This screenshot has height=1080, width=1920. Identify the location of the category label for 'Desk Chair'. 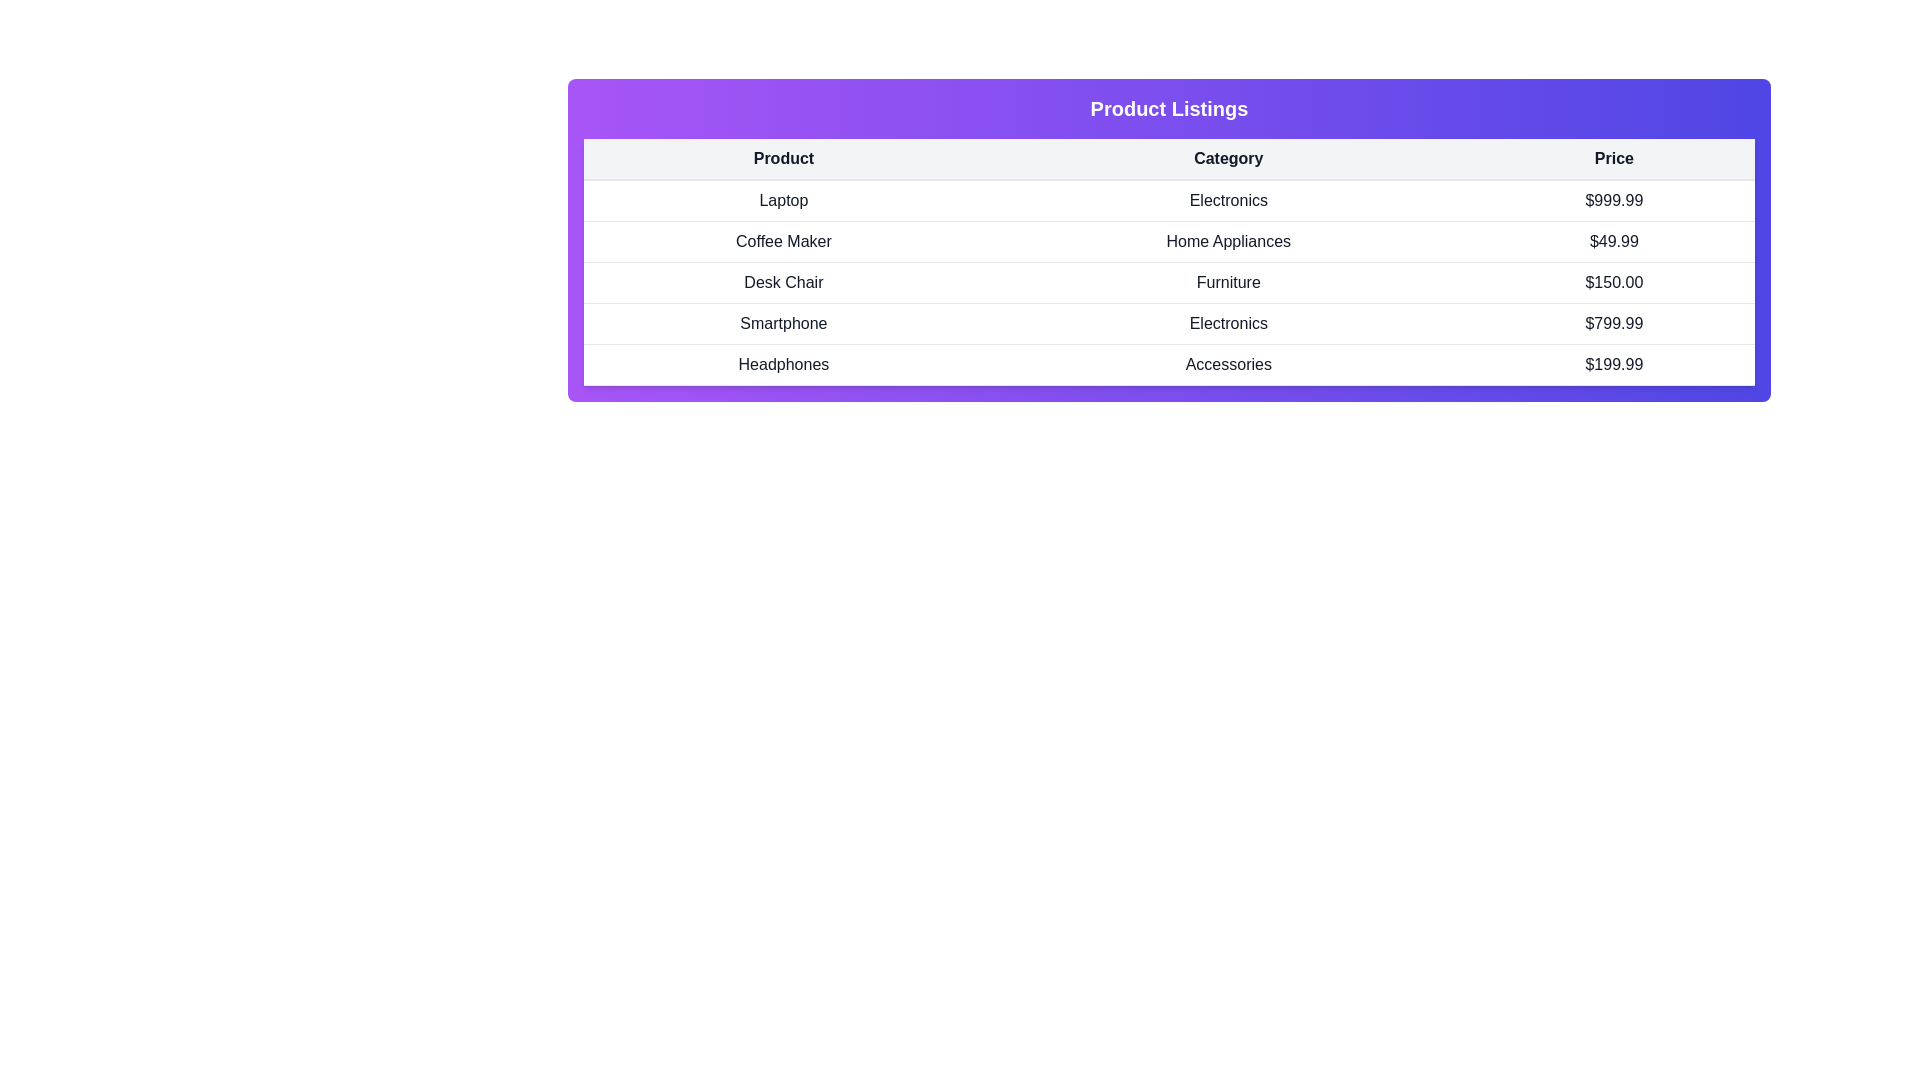
(1227, 282).